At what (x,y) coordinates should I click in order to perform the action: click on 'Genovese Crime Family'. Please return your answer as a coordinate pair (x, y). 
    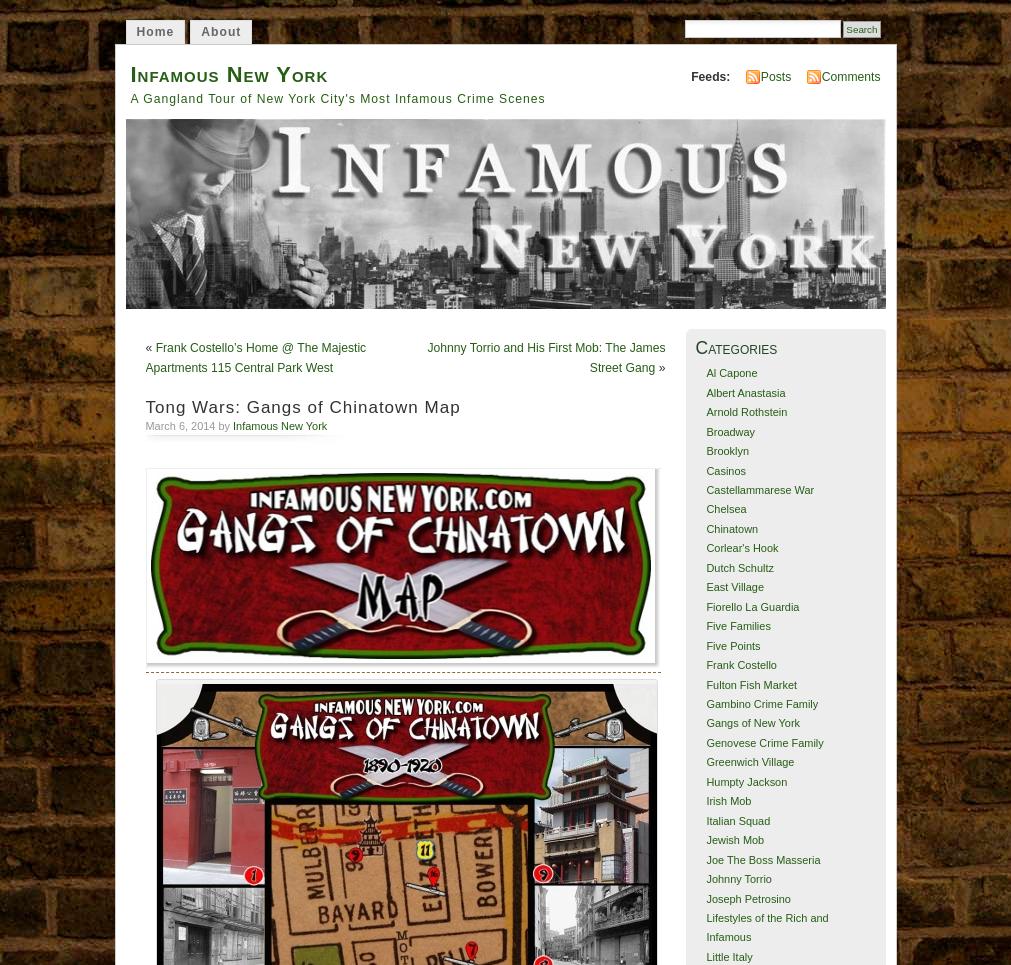
    Looking at the image, I should click on (763, 741).